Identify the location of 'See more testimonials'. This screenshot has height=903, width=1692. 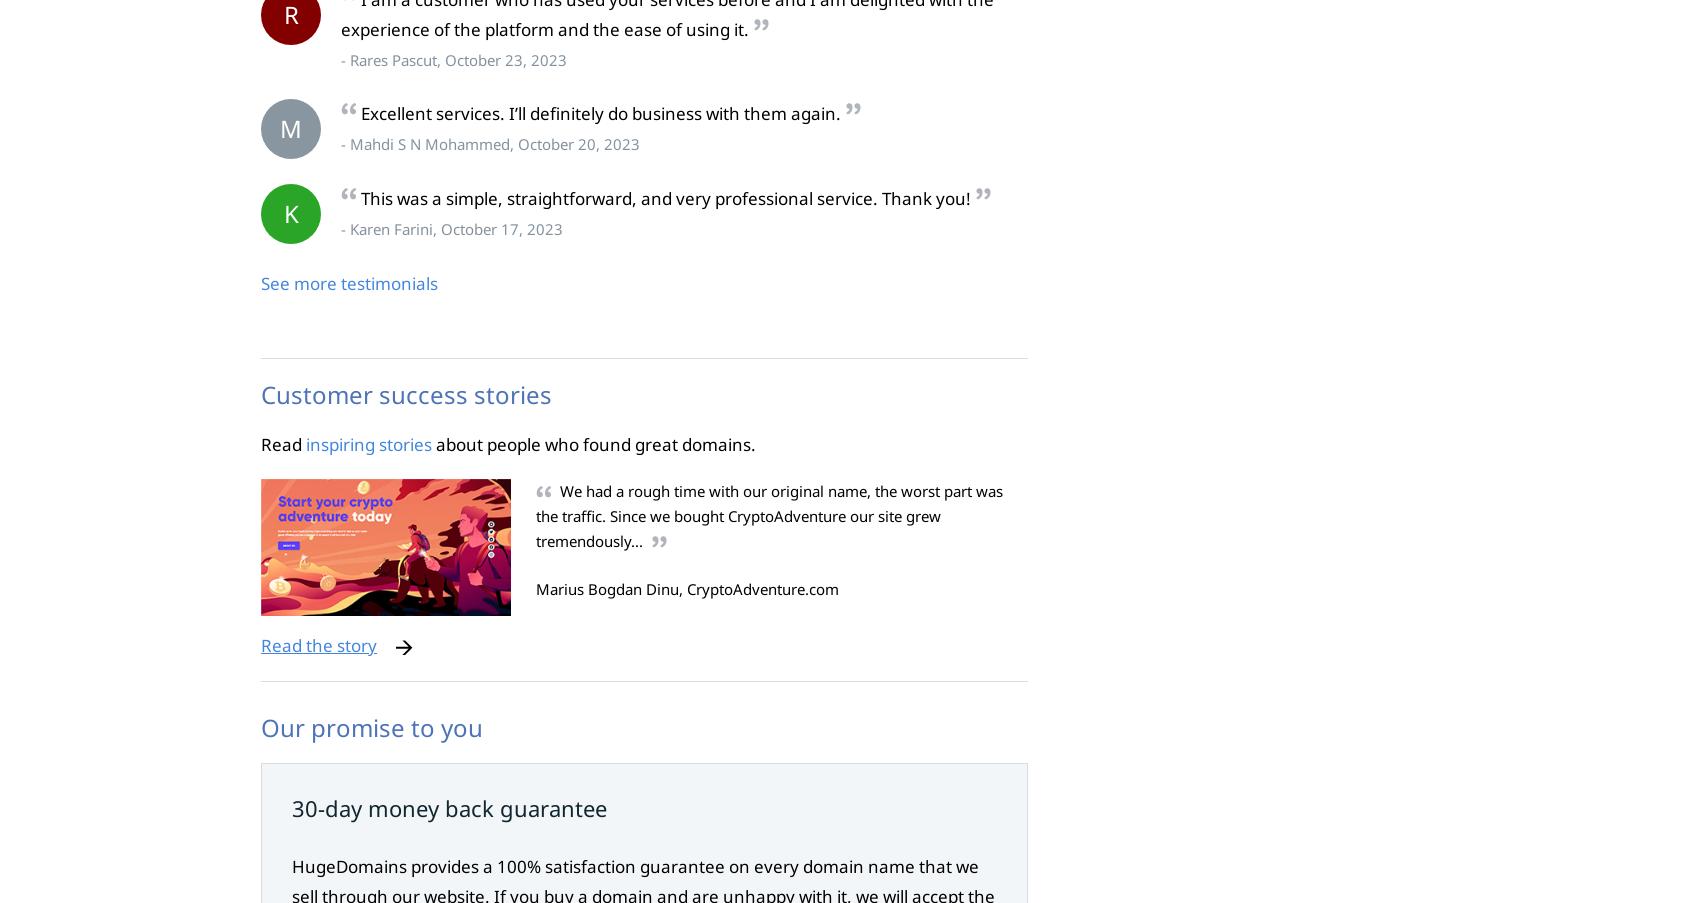
(348, 282).